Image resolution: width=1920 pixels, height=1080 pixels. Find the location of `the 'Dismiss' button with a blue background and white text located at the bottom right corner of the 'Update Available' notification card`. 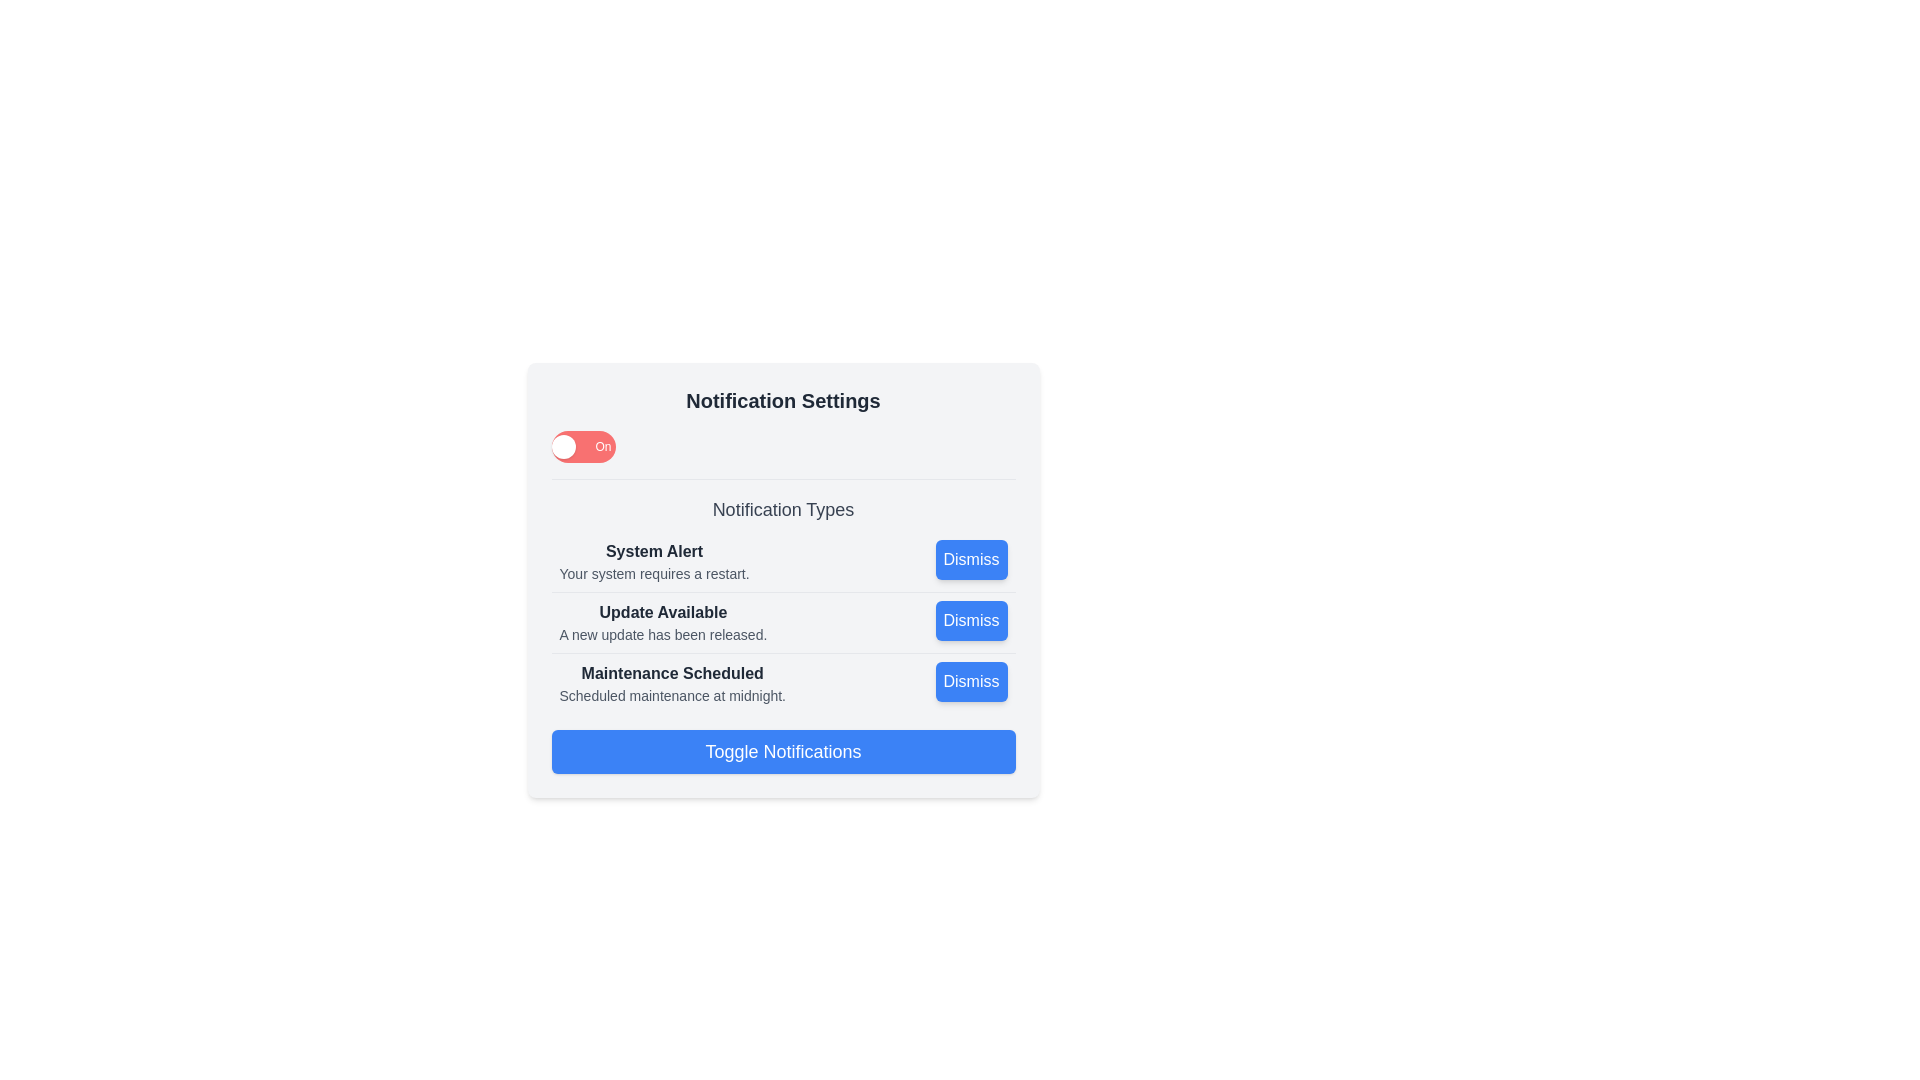

the 'Dismiss' button with a blue background and white text located at the bottom right corner of the 'Update Available' notification card is located at coordinates (971, 620).